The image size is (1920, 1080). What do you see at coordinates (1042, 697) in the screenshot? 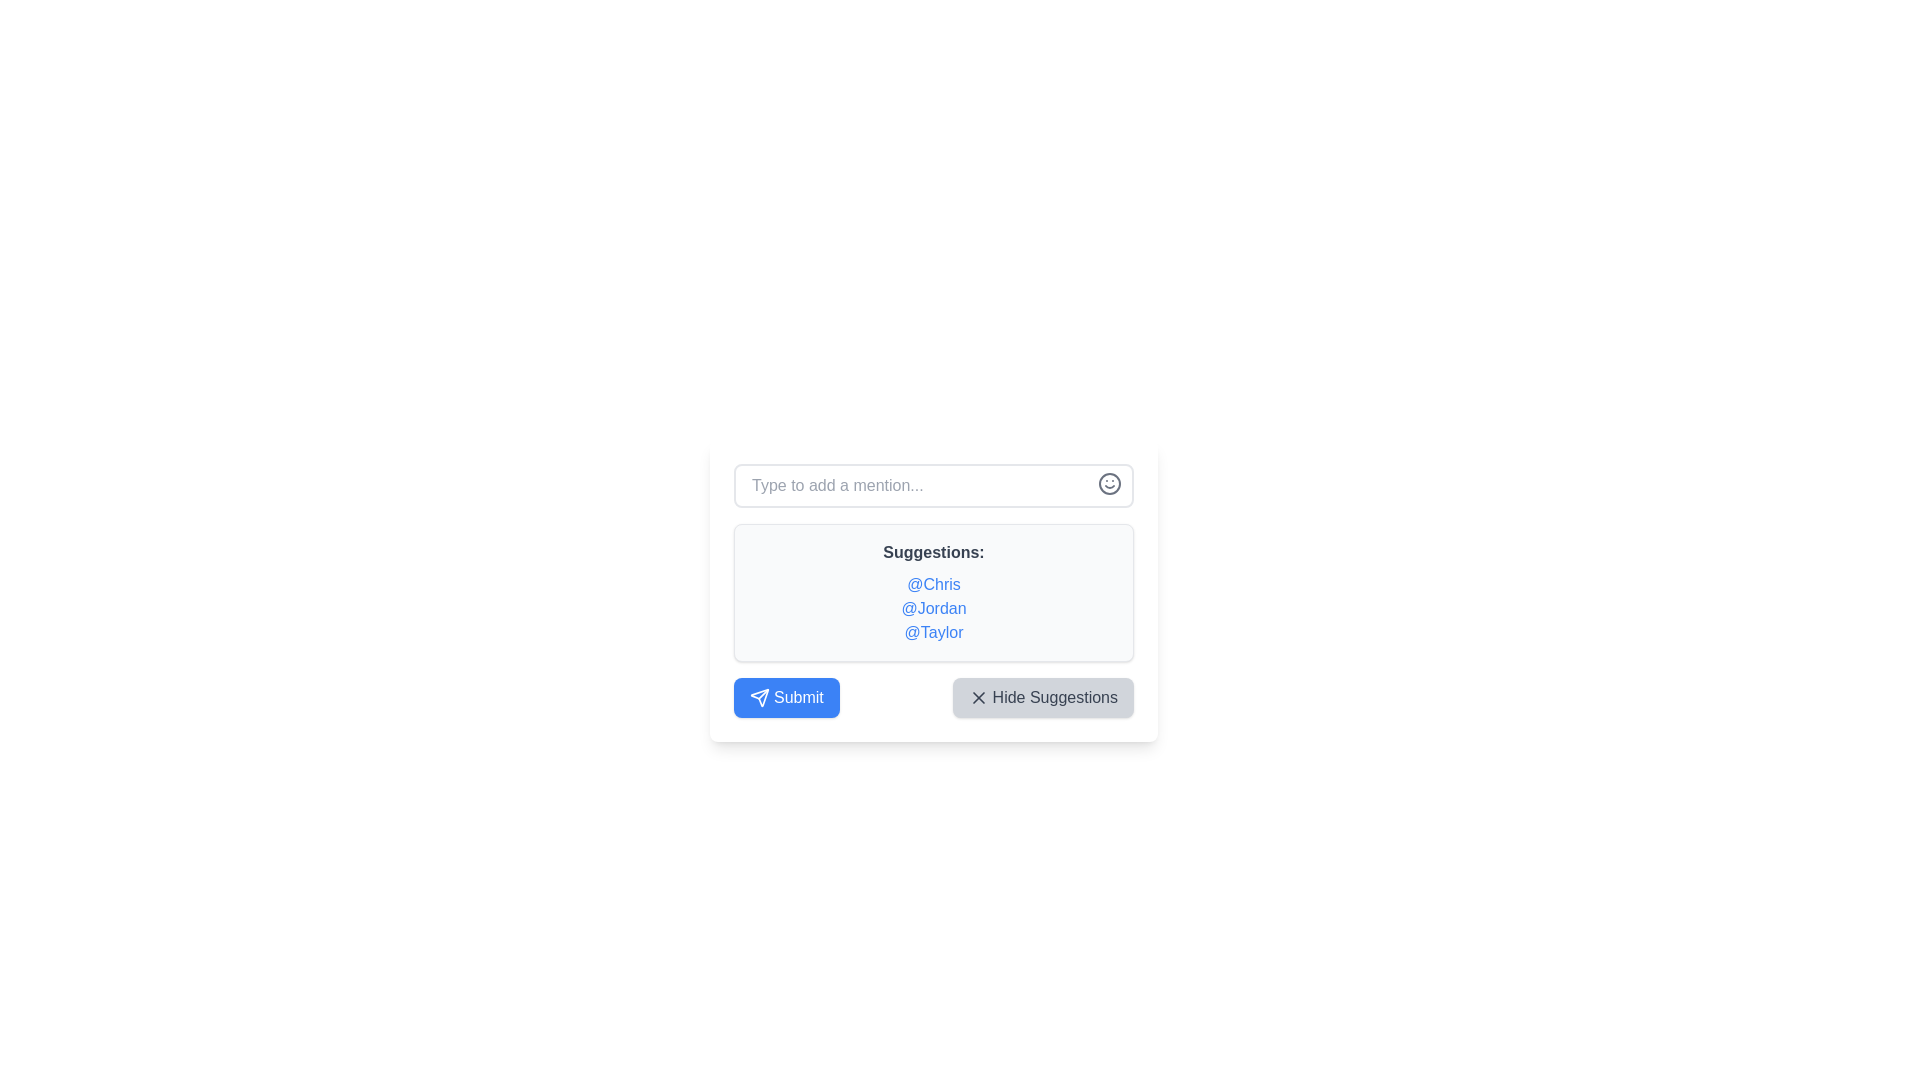
I see `the 'Hide Suggestions' button, which is a gray button with the label 'Hide Suggestions' and an 'X' icon, located towards the lower right of the suggestion box` at bounding box center [1042, 697].